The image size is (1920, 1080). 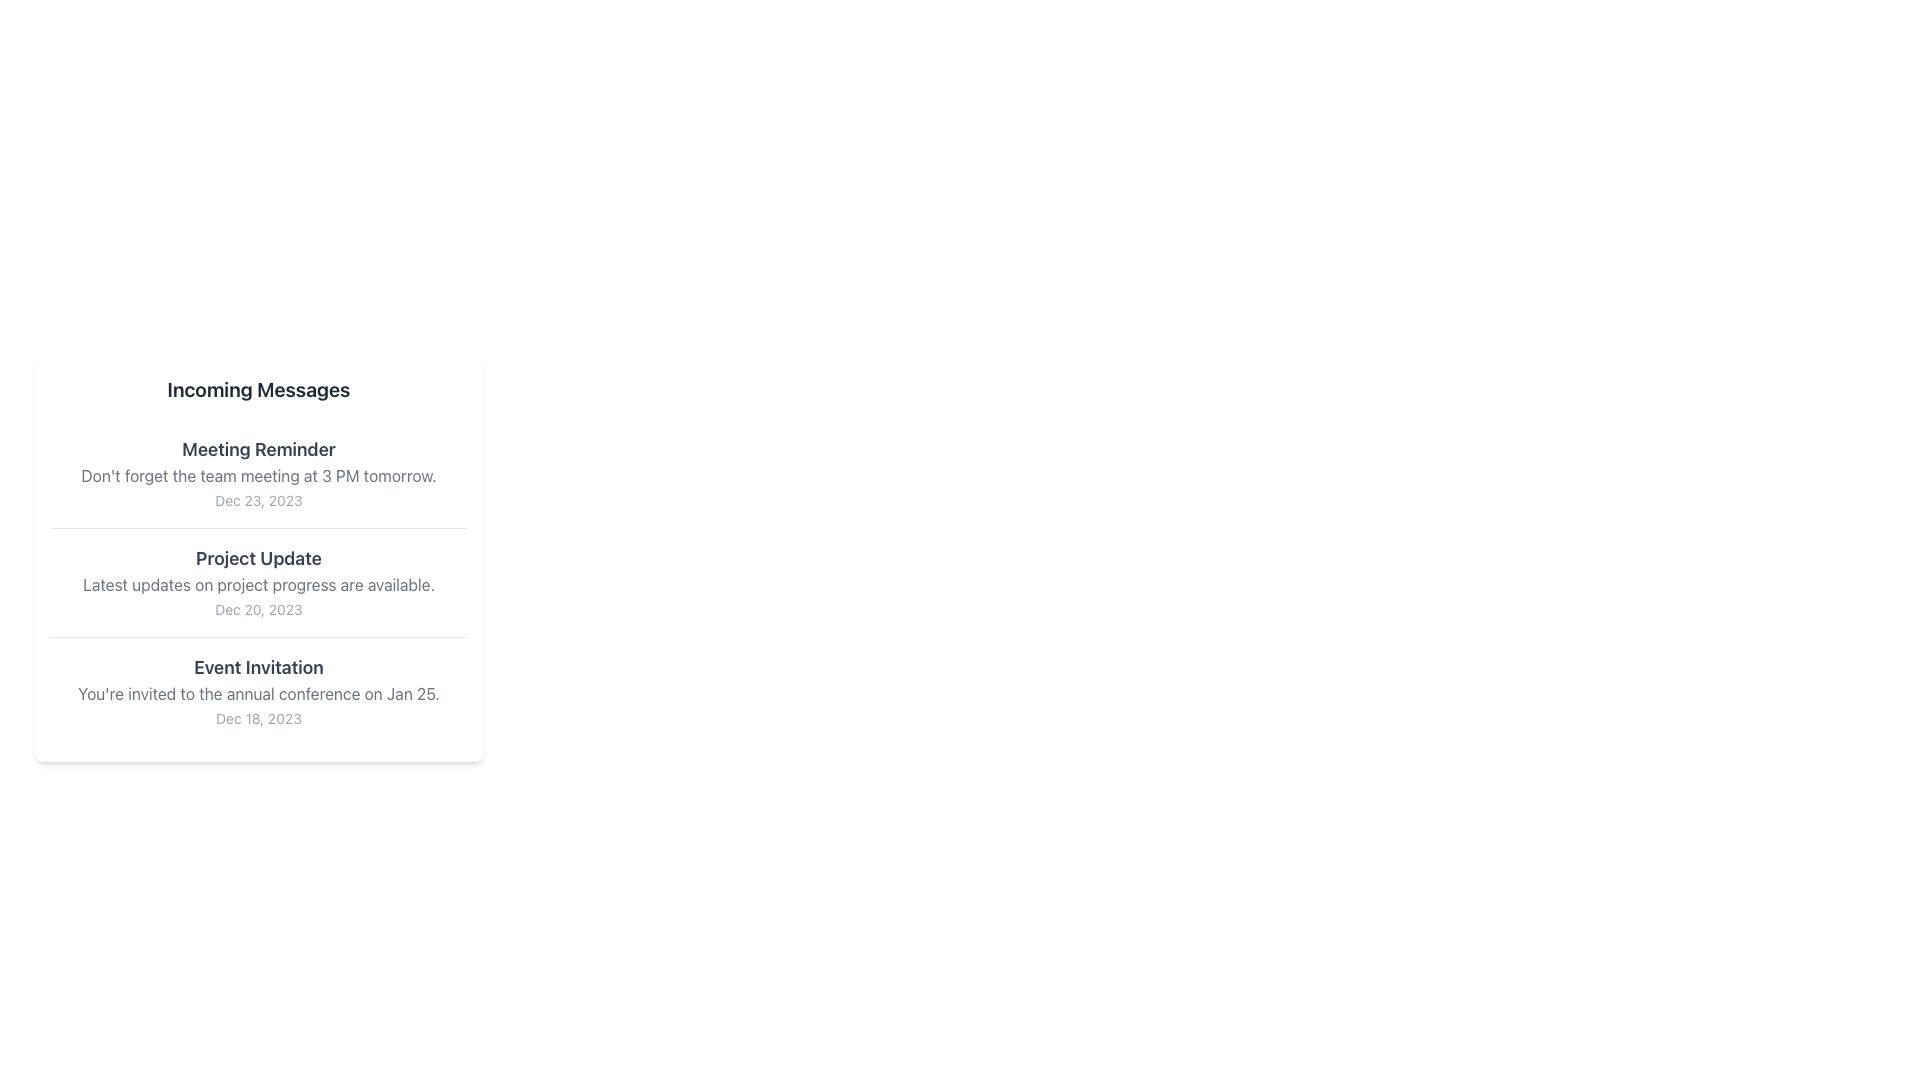 What do you see at coordinates (258, 475) in the screenshot?
I see `the text element that reads "Don't forget the team meeting at 3 PM tomorrow." located below the title "Meeting Reminder" and above the date "Dec 23, 2023"` at bounding box center [258, 475].